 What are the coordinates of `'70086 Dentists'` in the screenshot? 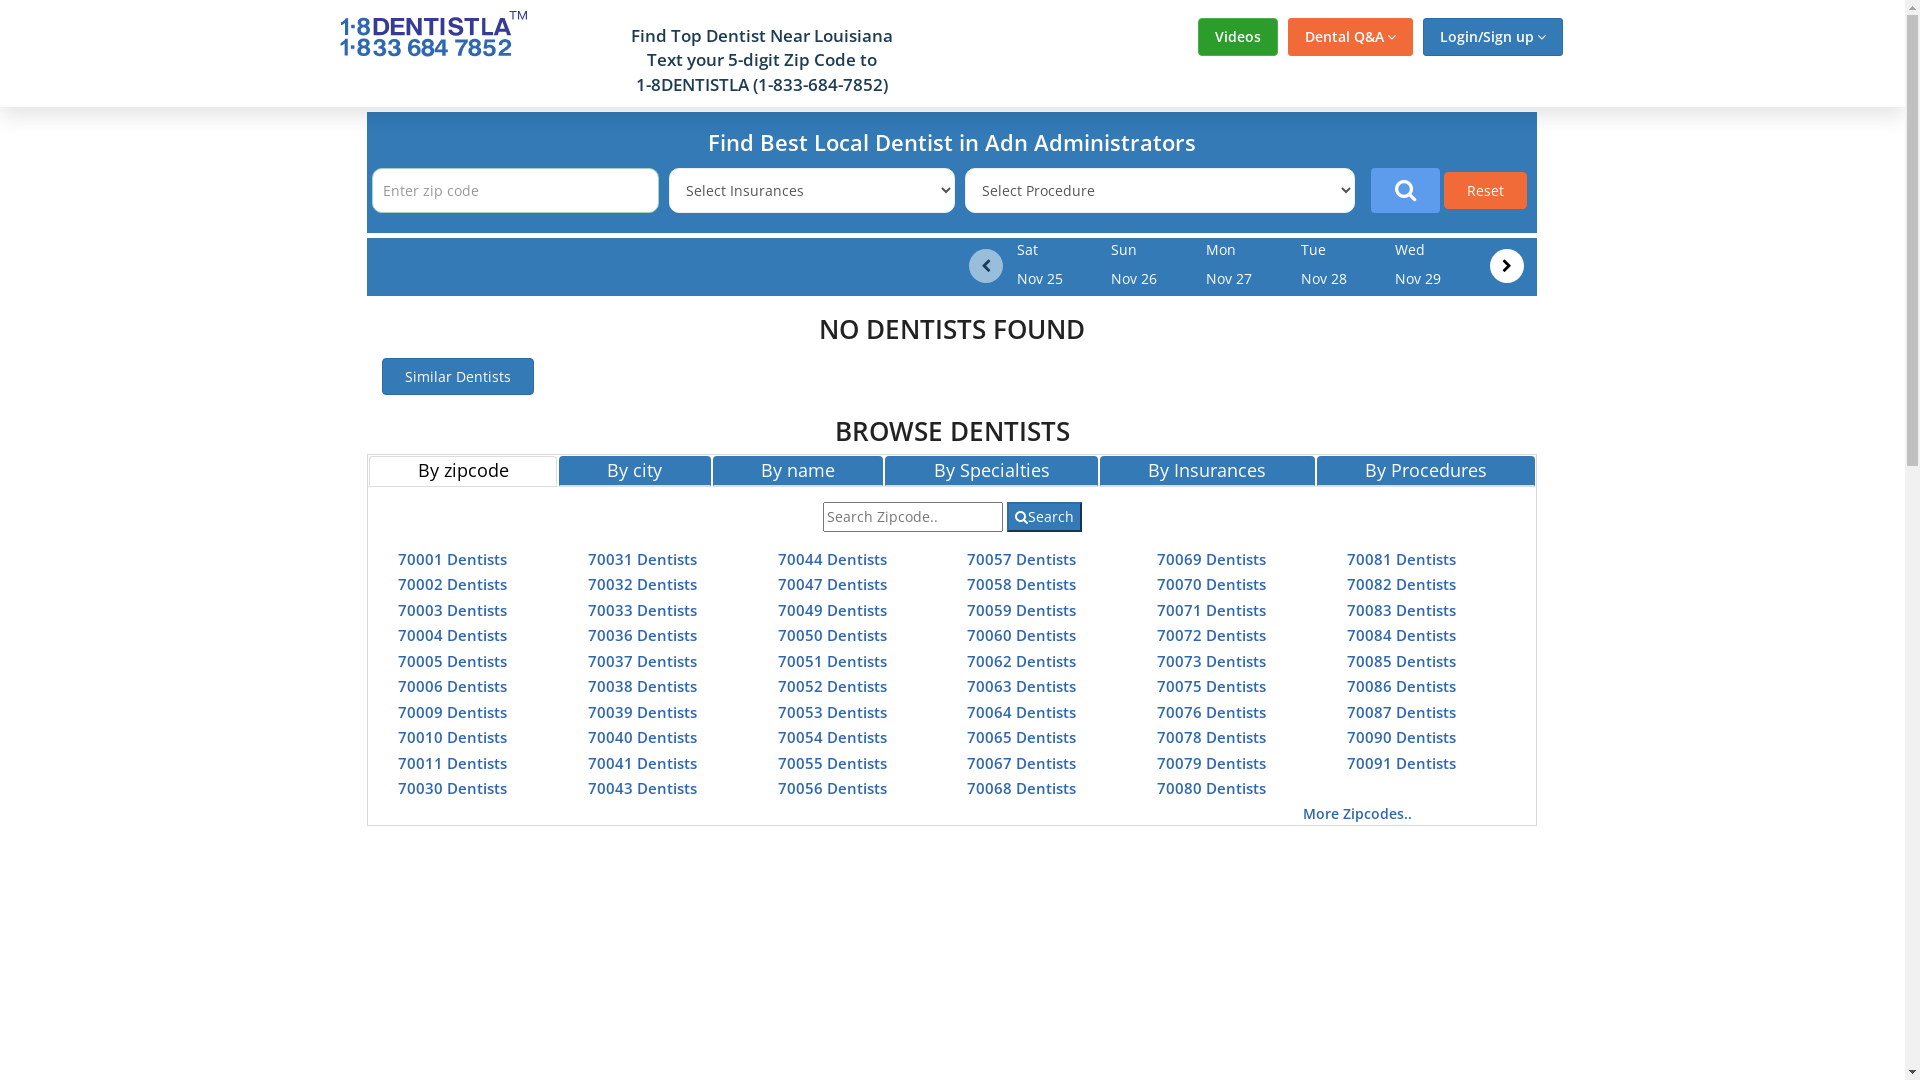 It's located at (1400, 685).